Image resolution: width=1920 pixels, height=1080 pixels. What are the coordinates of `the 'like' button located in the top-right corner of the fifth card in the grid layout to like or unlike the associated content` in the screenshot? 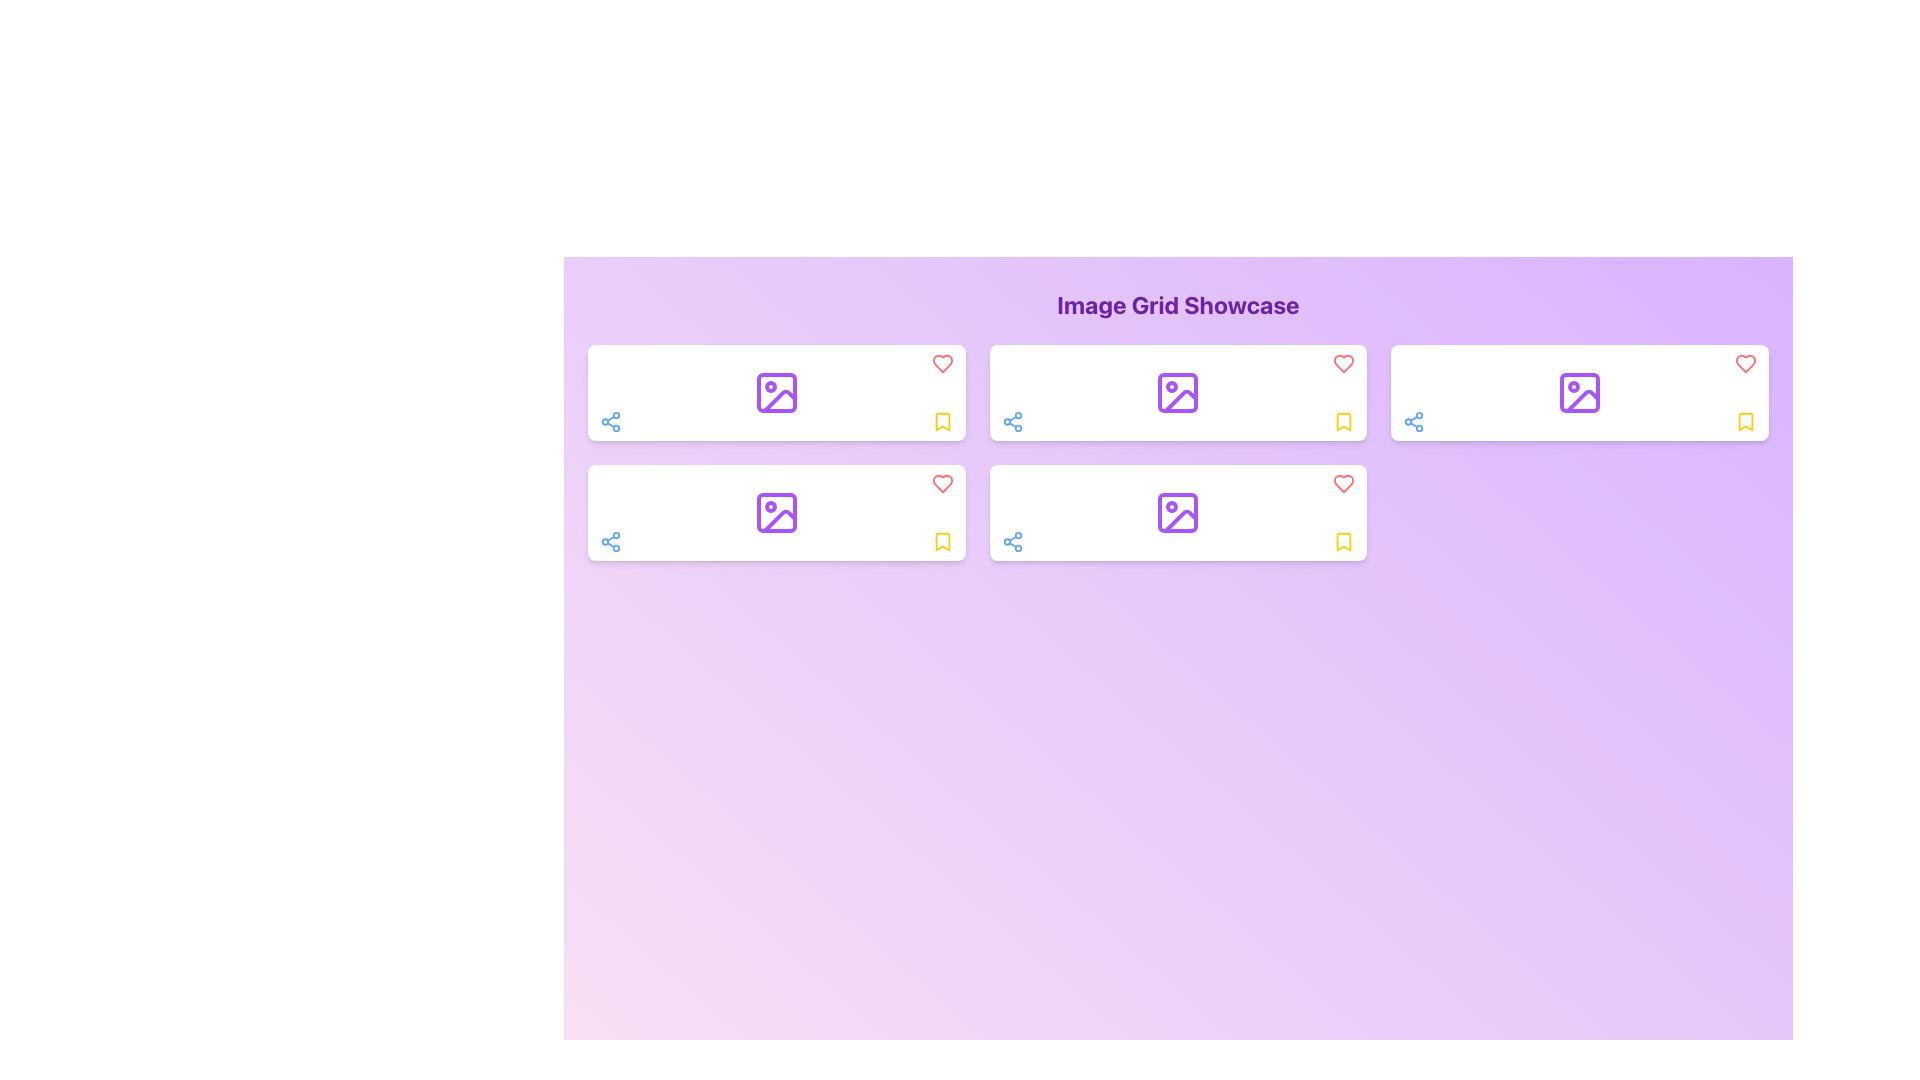 It's located at (1745, 363).